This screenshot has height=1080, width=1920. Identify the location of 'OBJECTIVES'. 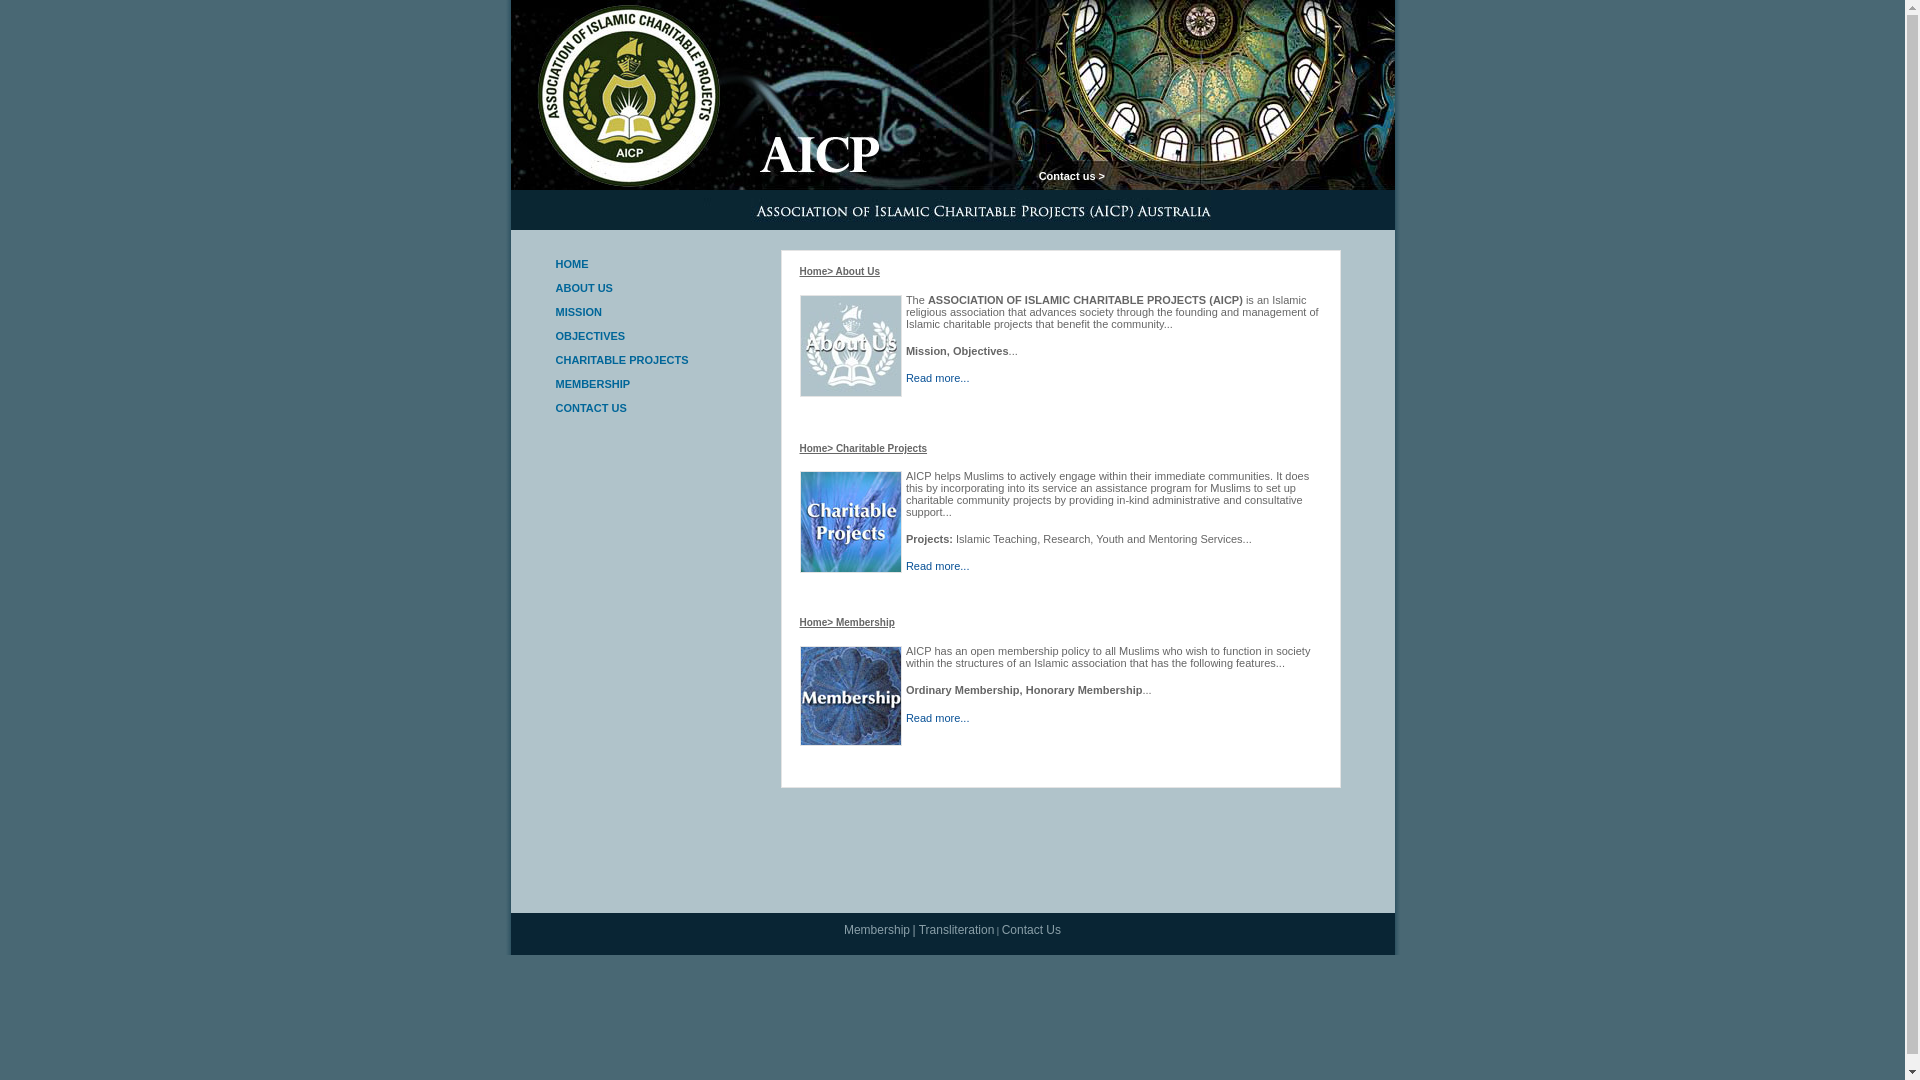
(556, 334).